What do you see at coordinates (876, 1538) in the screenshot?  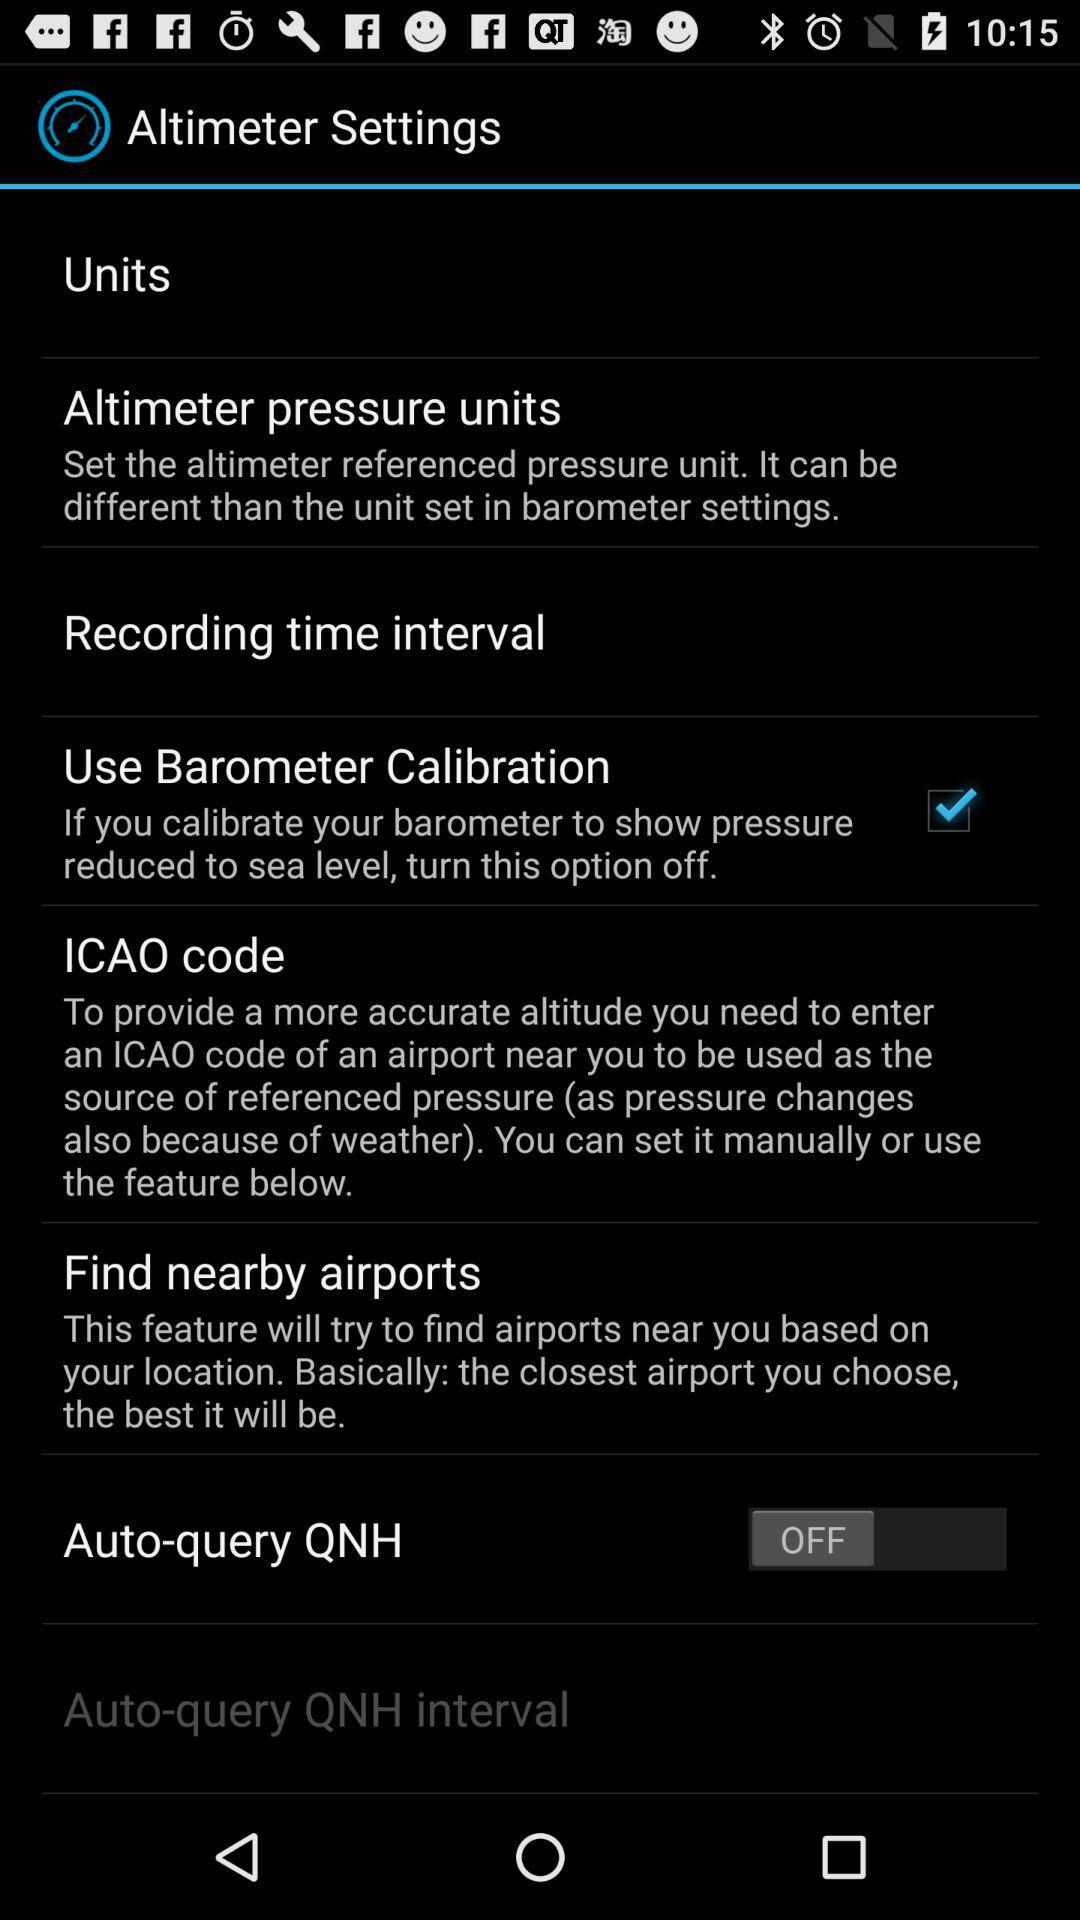 I see `the item to the right of the auto-query qnh app` at bounding box center [876, 1538].